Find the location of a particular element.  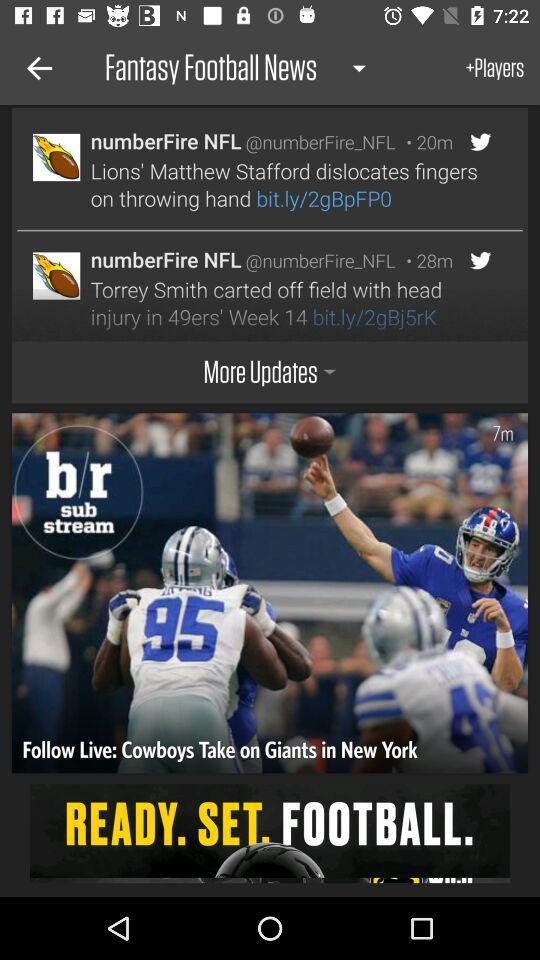

the icon to the left of fantasy football news icon is located at coordinates (36, 68).